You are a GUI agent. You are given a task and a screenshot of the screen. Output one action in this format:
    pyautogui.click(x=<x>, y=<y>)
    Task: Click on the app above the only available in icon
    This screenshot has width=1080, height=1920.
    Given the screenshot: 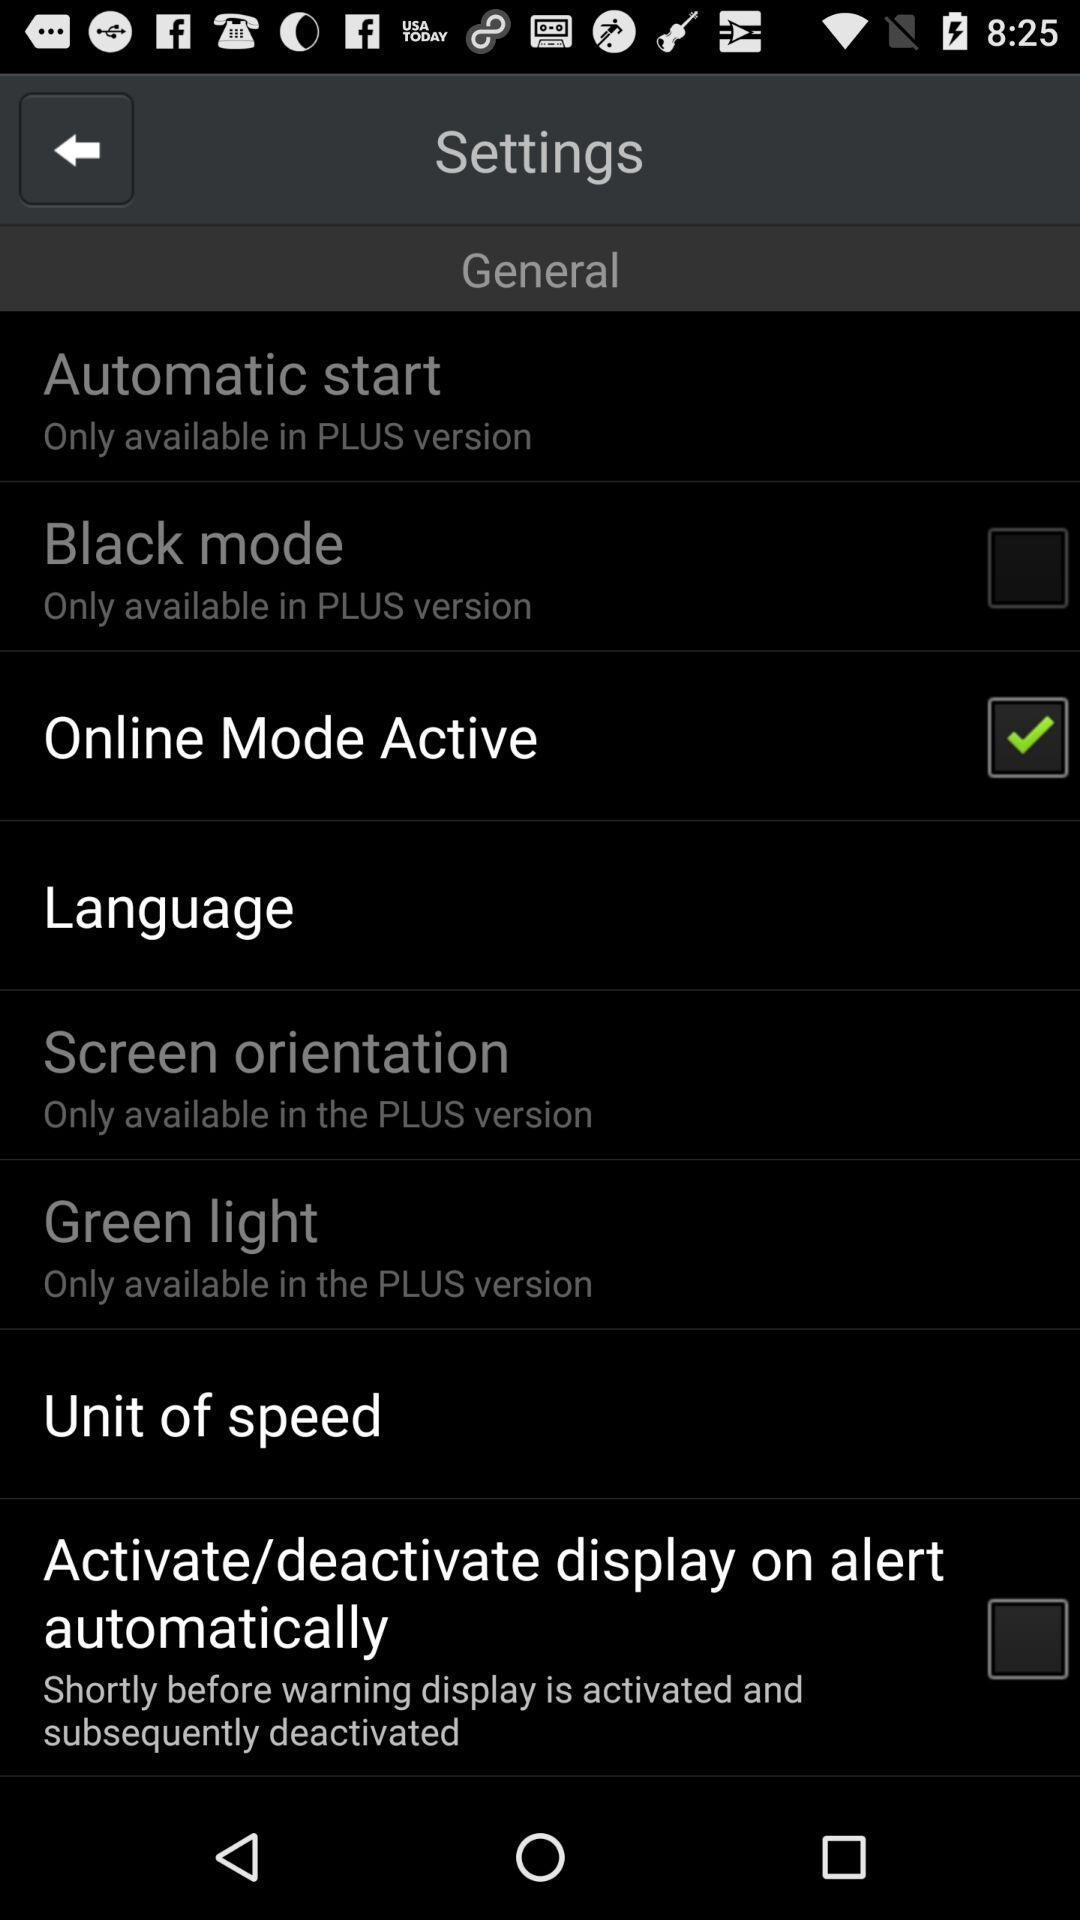 What is the action you would take?
    pyautogui.click(x=193, y=541)
    